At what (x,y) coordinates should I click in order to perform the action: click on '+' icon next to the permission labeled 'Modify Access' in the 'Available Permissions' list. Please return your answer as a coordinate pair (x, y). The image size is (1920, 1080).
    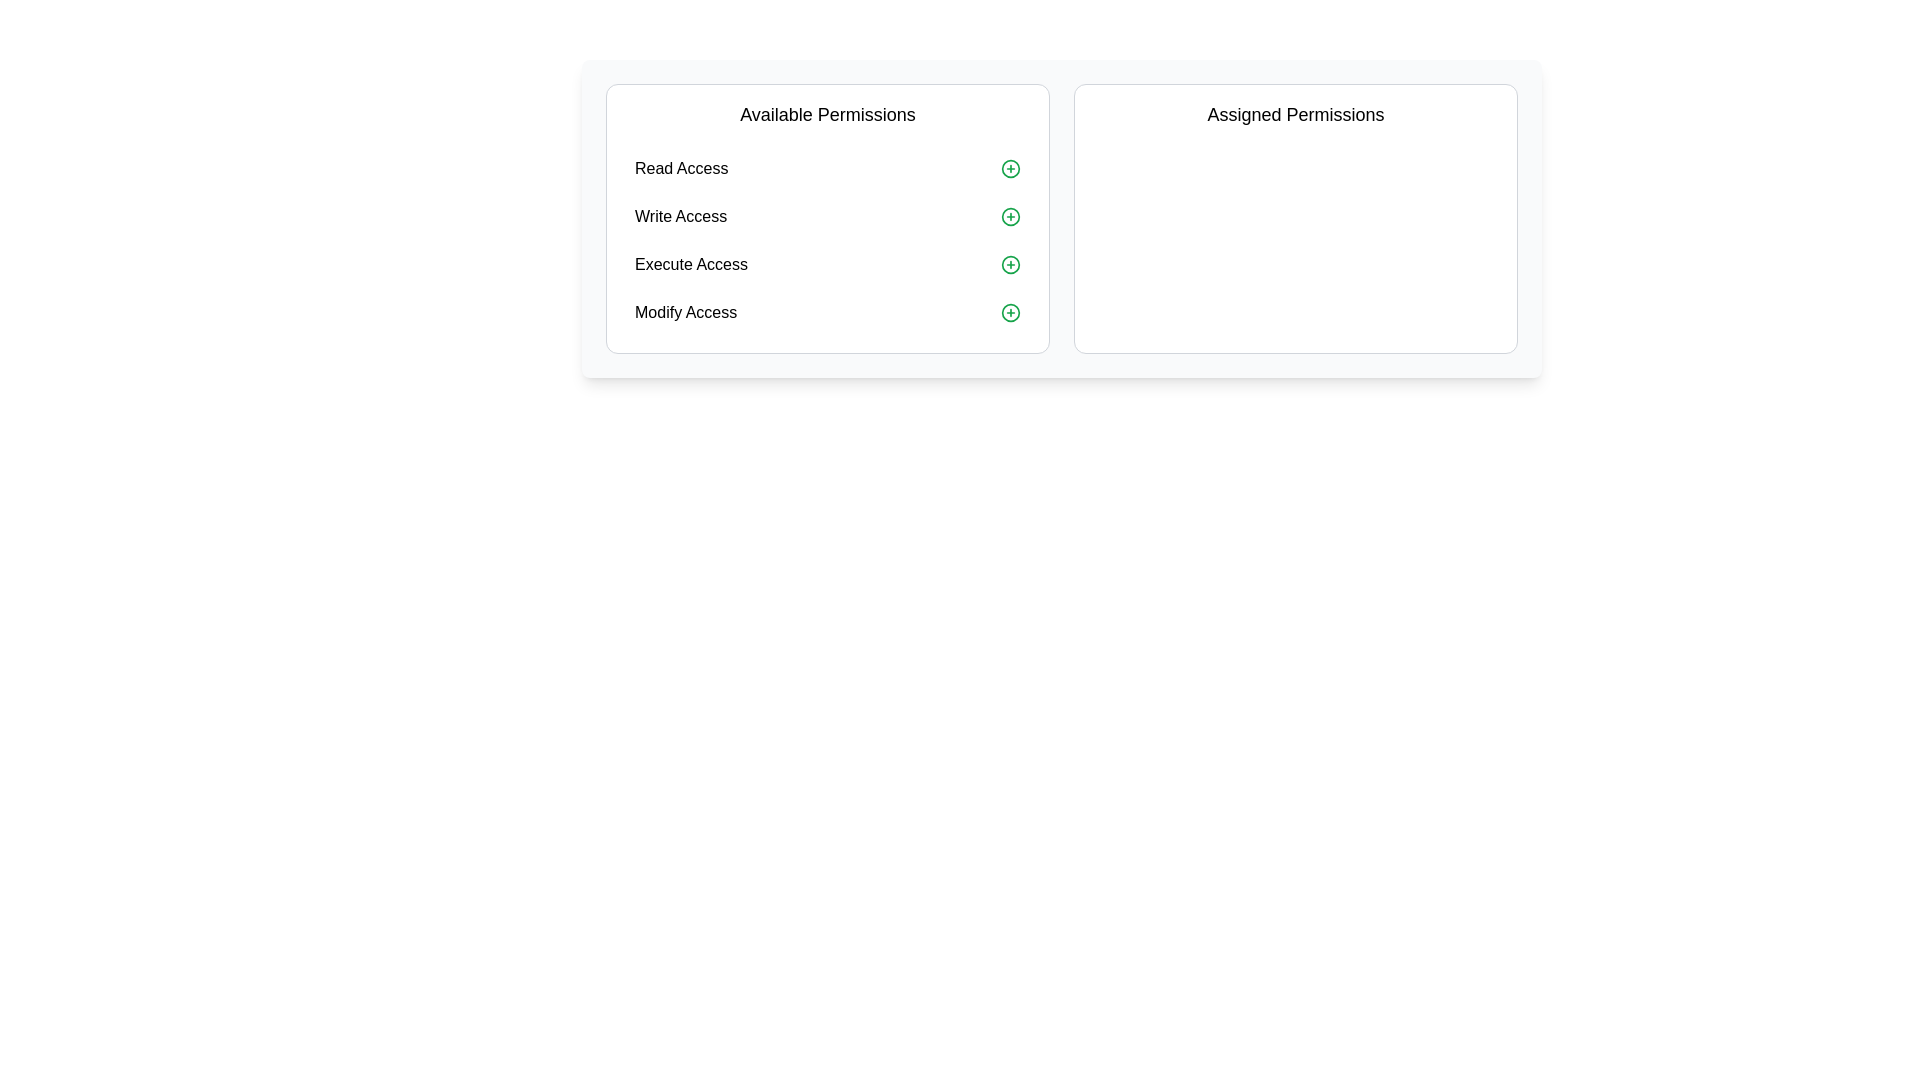
    Looking at the image, I should click on (1011, 312).